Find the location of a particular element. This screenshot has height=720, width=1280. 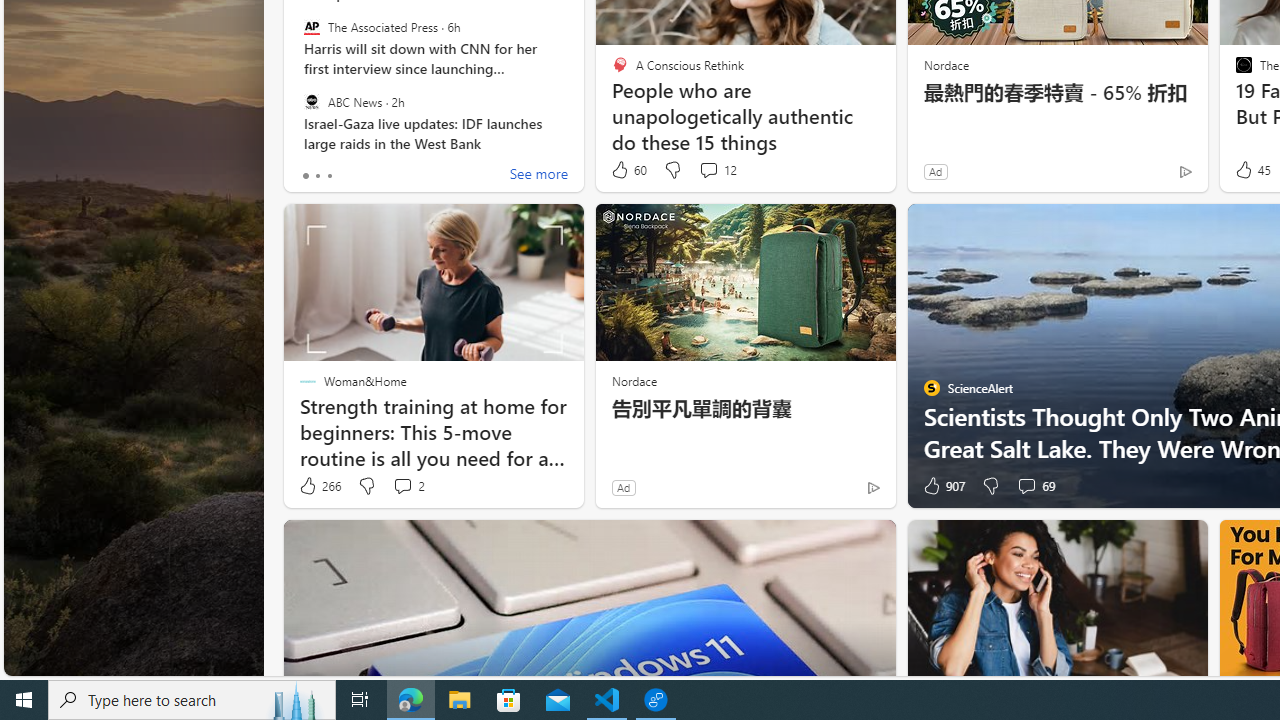

'60 Like' is located at coordinates (627, 169).